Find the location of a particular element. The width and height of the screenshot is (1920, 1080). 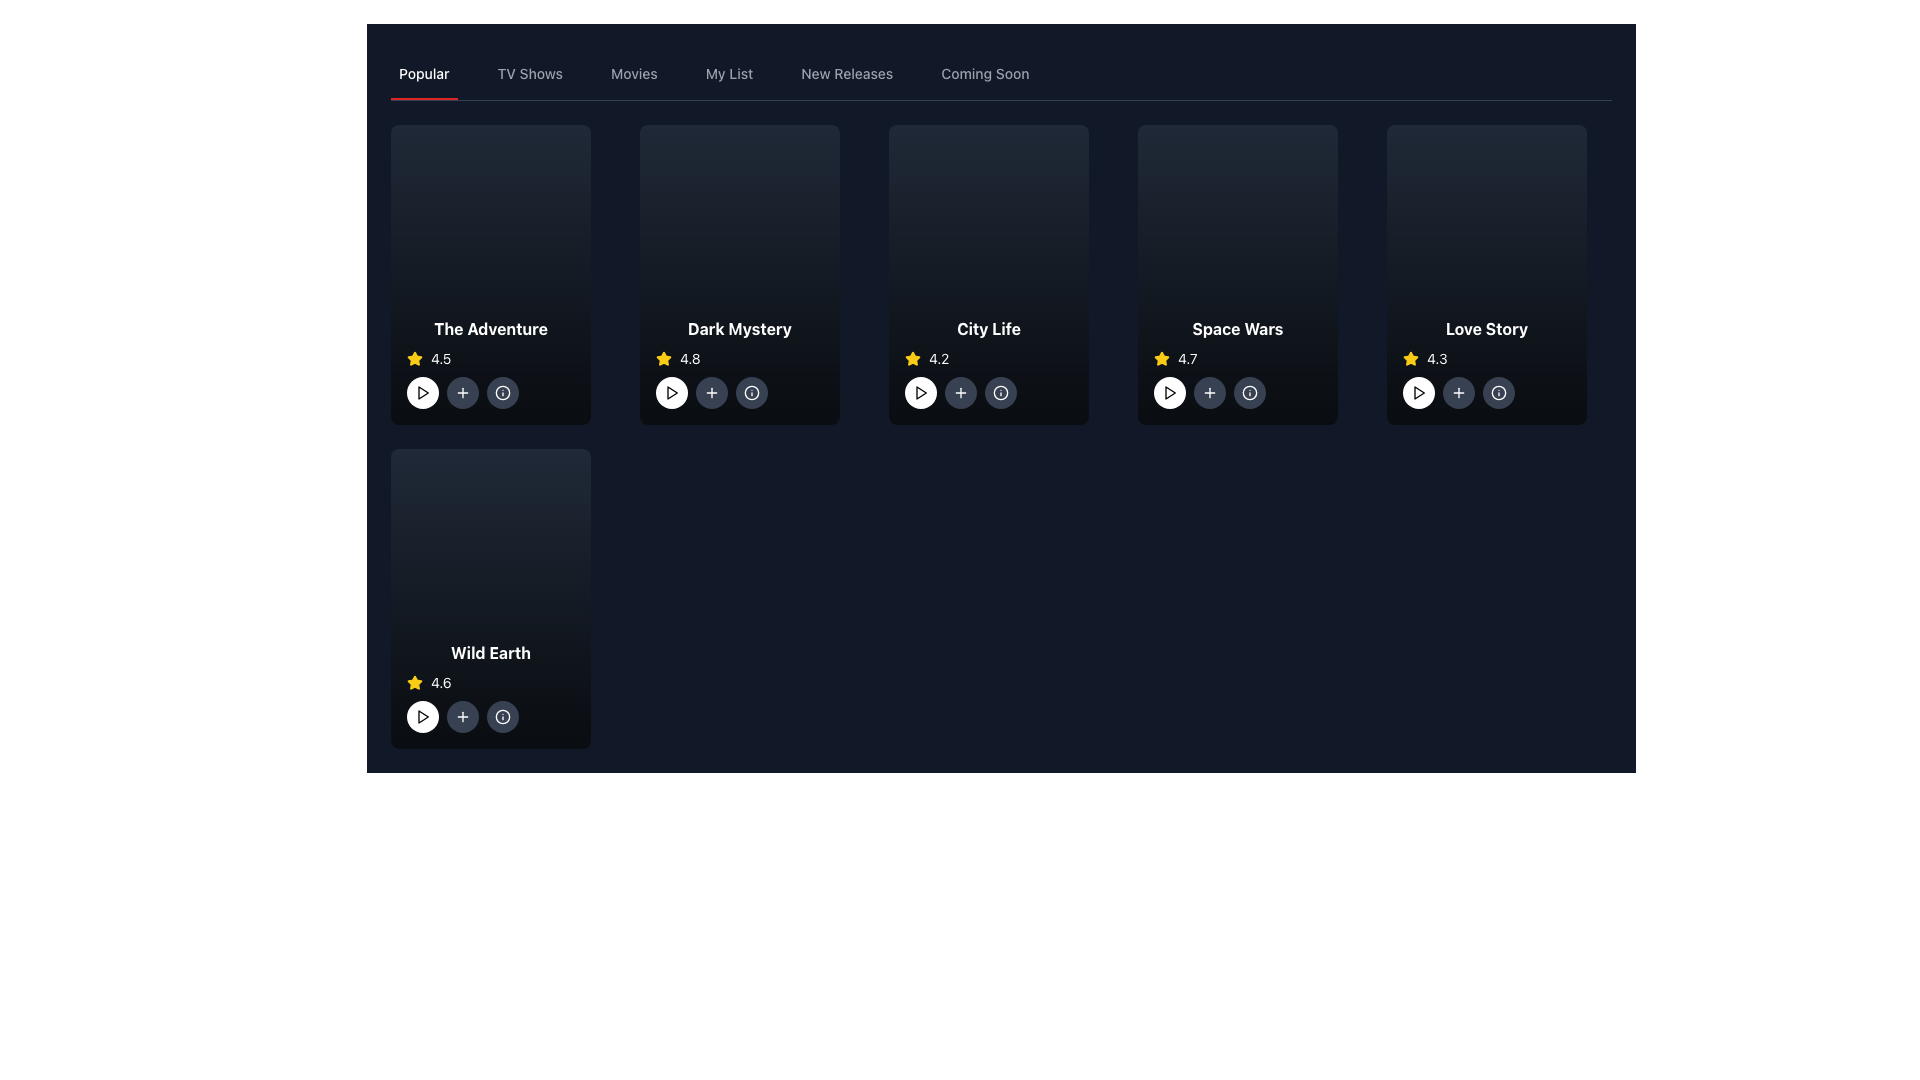

the yellow star icon representing the rating for the item 'City Life' located in the third column of the top row within the grid of cards, positioned to the left of the text '4.2' is located at coordinates (911, 357).